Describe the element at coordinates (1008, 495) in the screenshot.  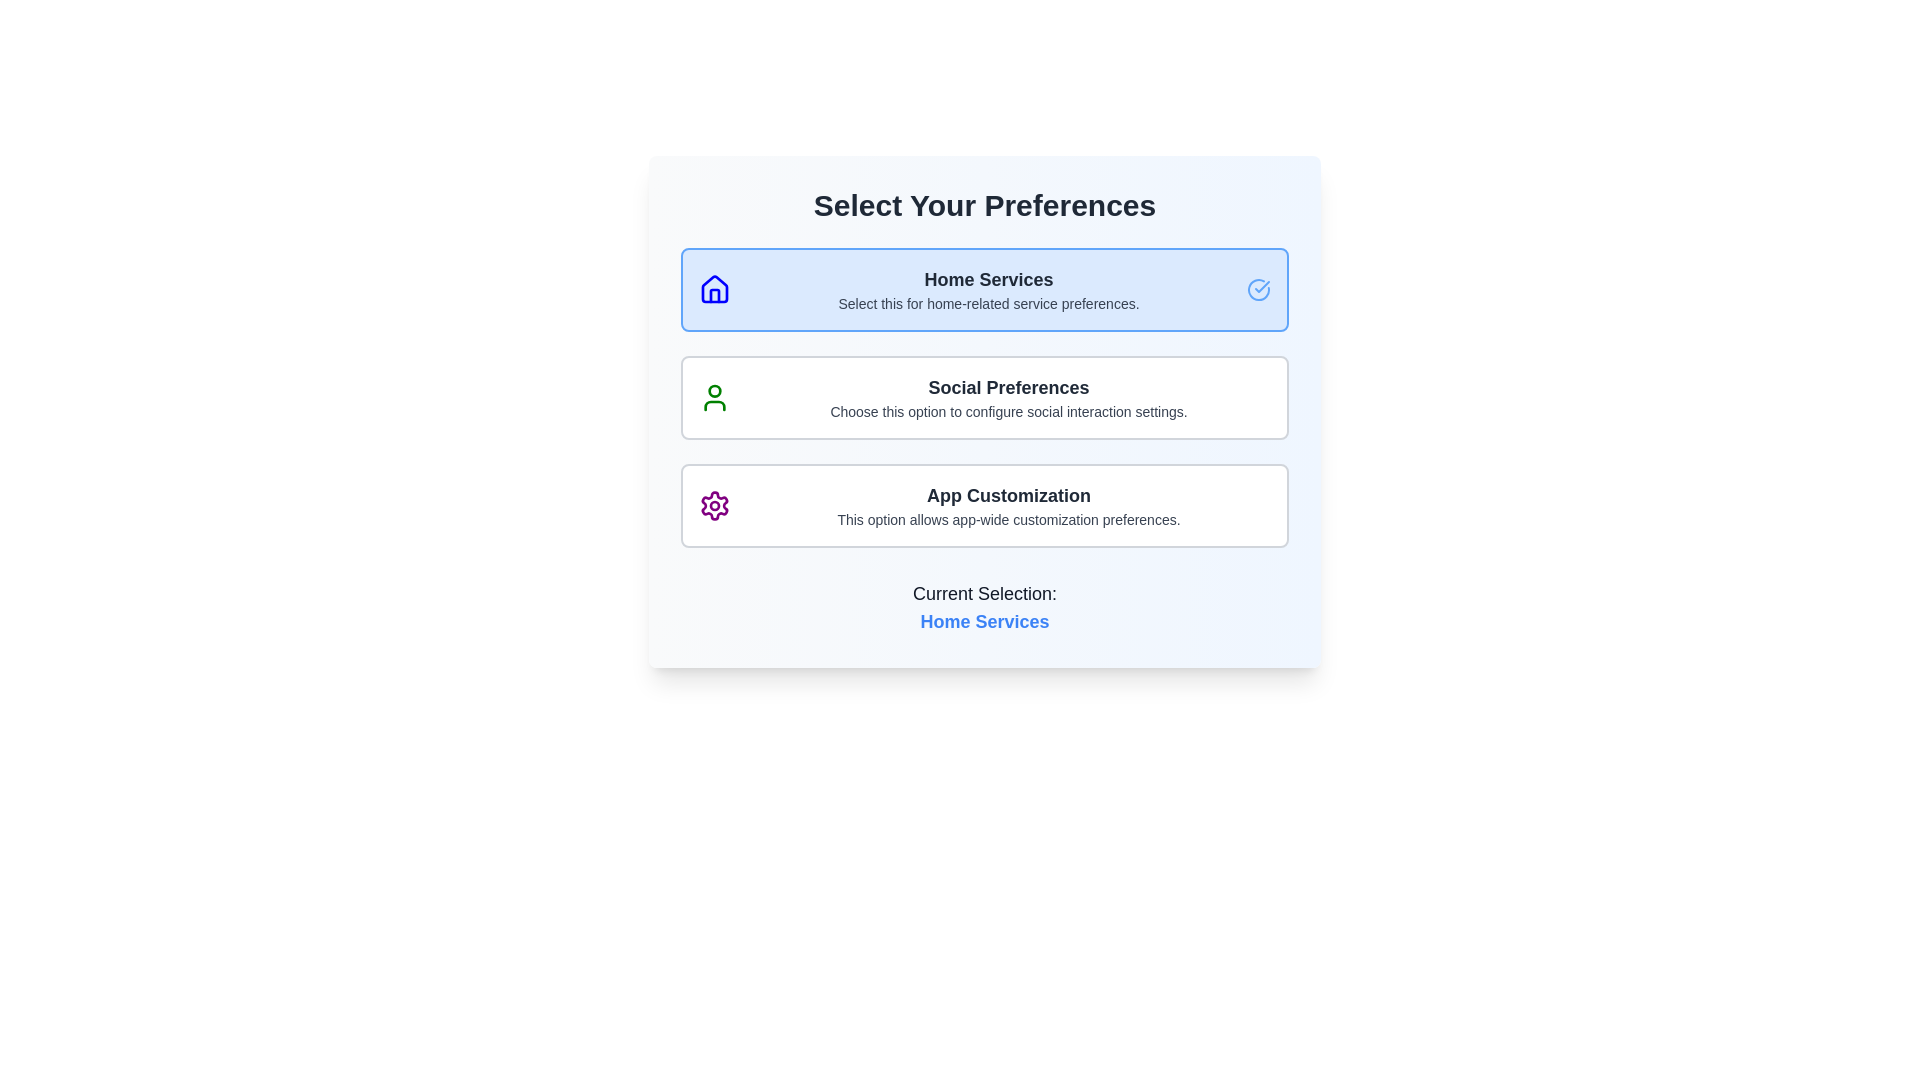
I see `the 'App Customization' text label, which is styled with a large, bold font and dark gray color, serving as a section header within the interface` at that location.